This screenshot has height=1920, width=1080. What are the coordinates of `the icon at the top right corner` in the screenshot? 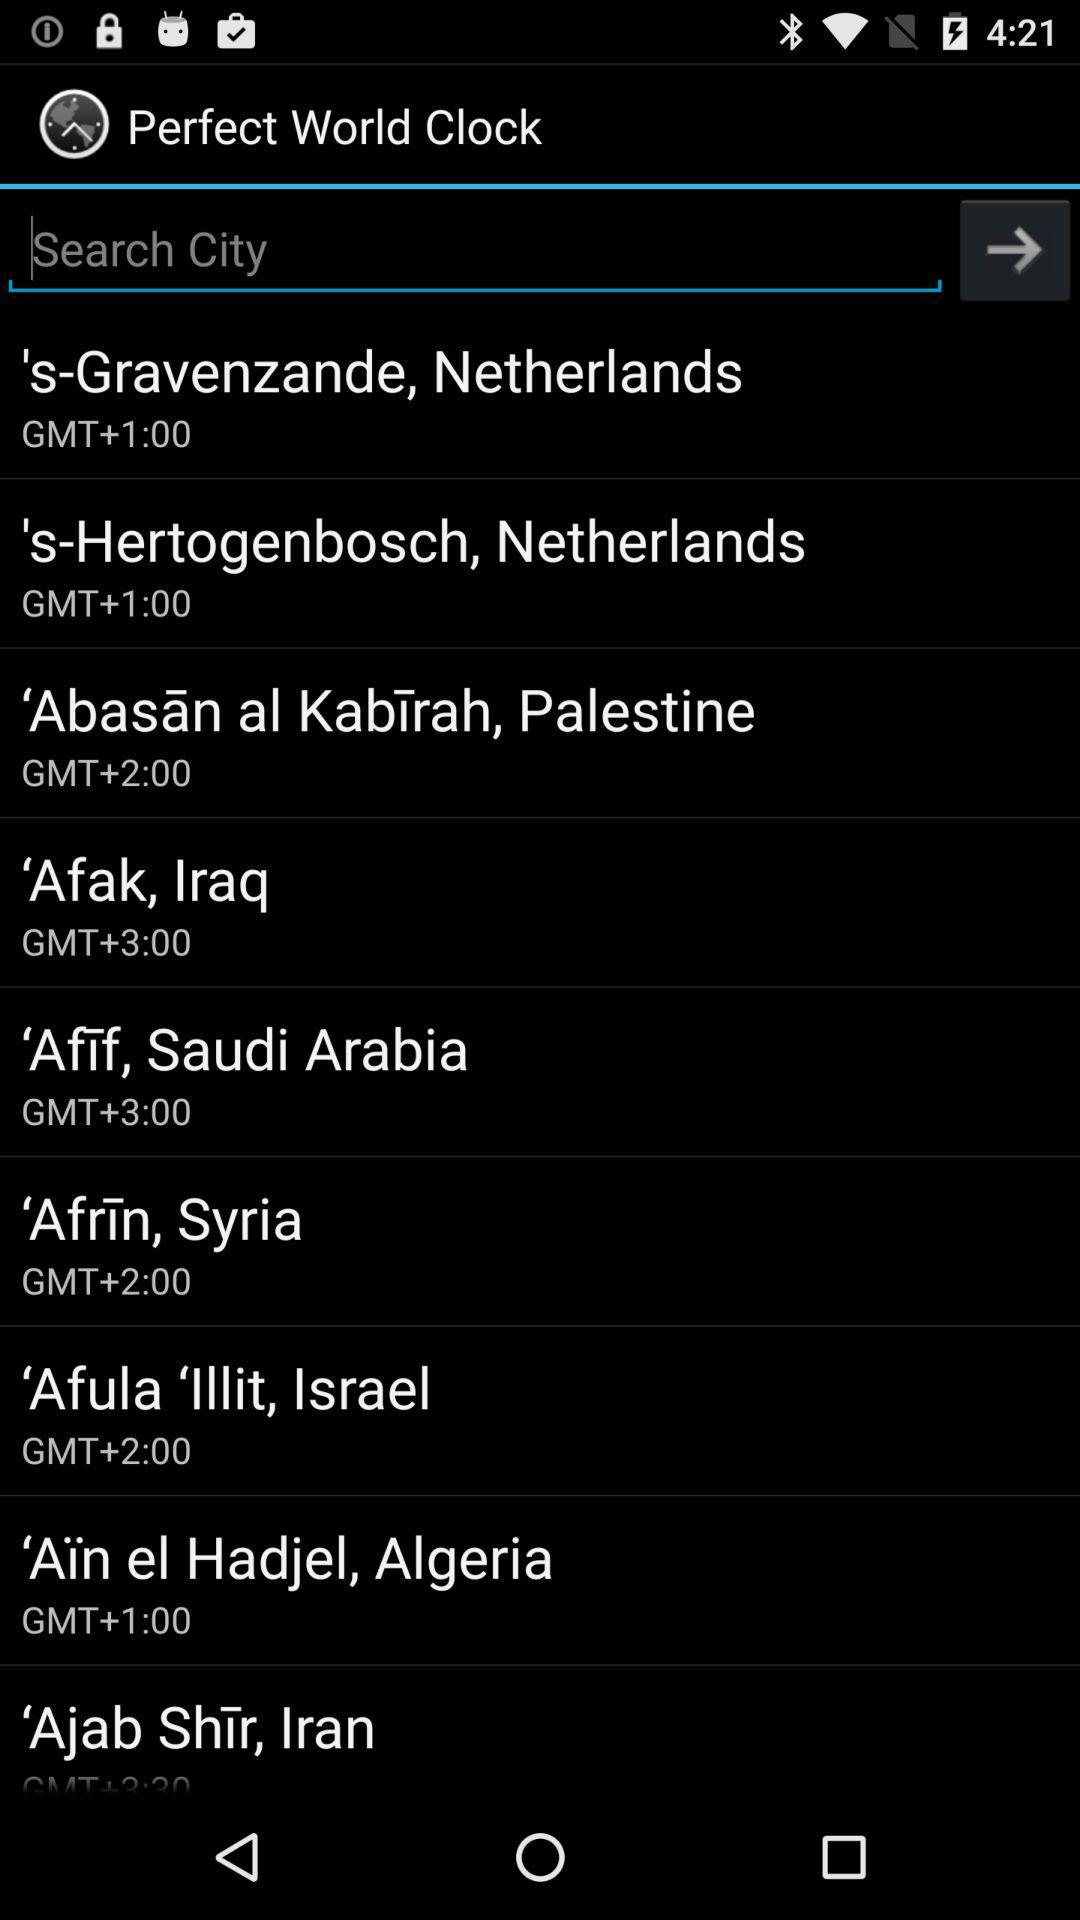 It's located at (1015, 248).